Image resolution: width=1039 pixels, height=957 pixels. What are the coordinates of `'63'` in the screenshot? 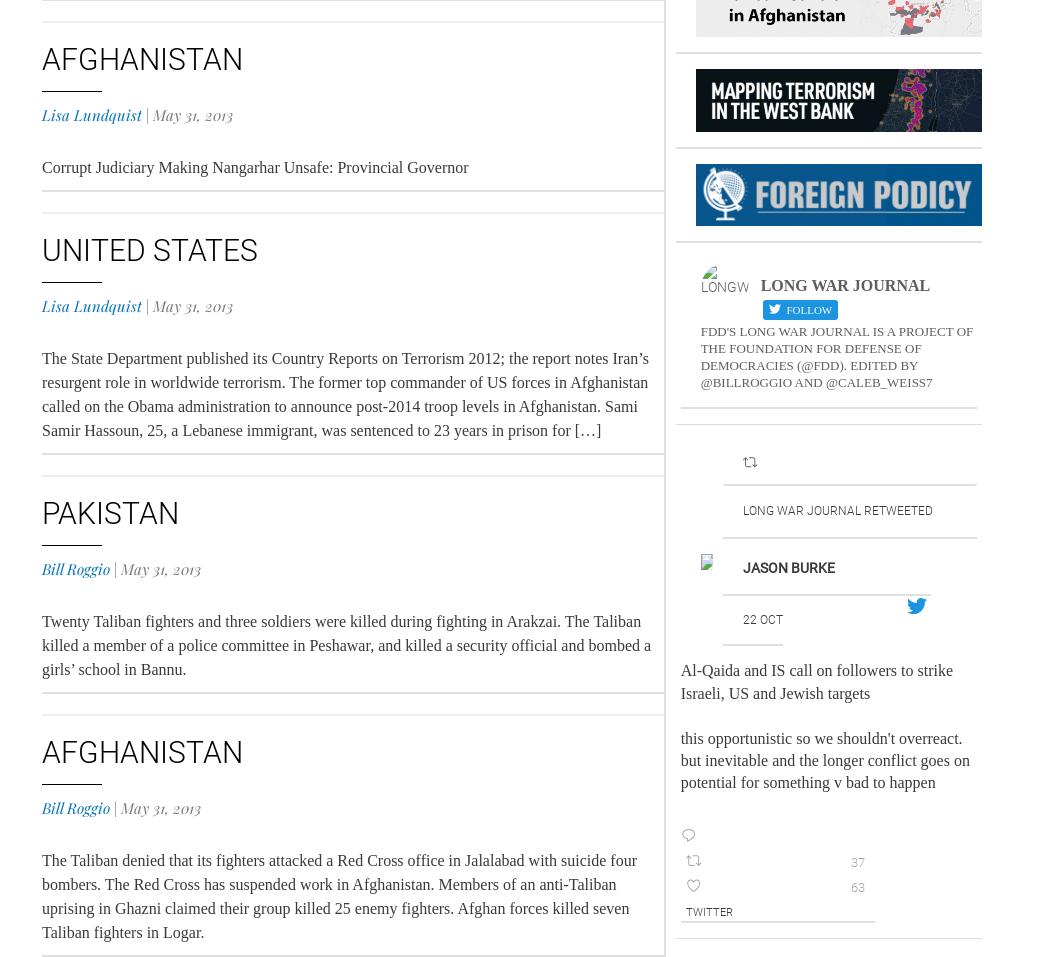 It's located at (855, 887).